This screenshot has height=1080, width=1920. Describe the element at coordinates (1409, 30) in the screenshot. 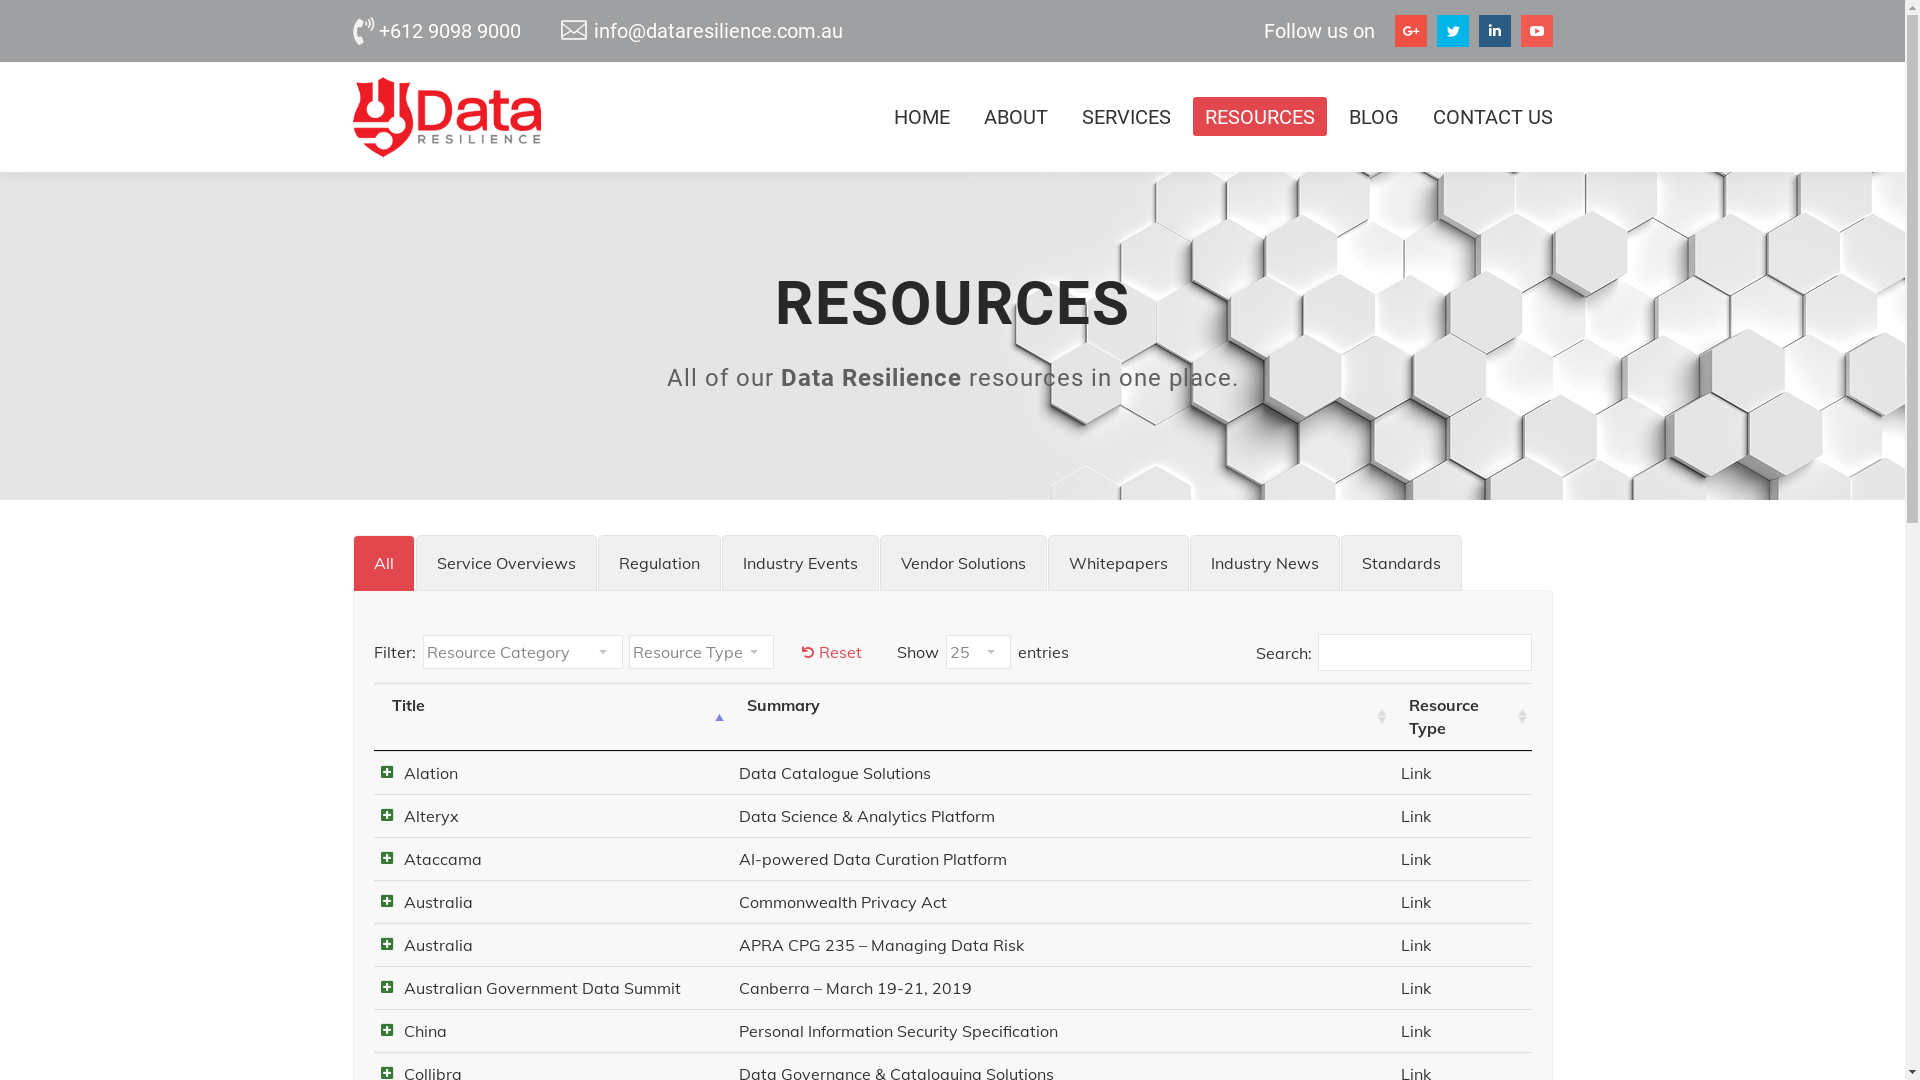

I see `'Google+'` at that location.